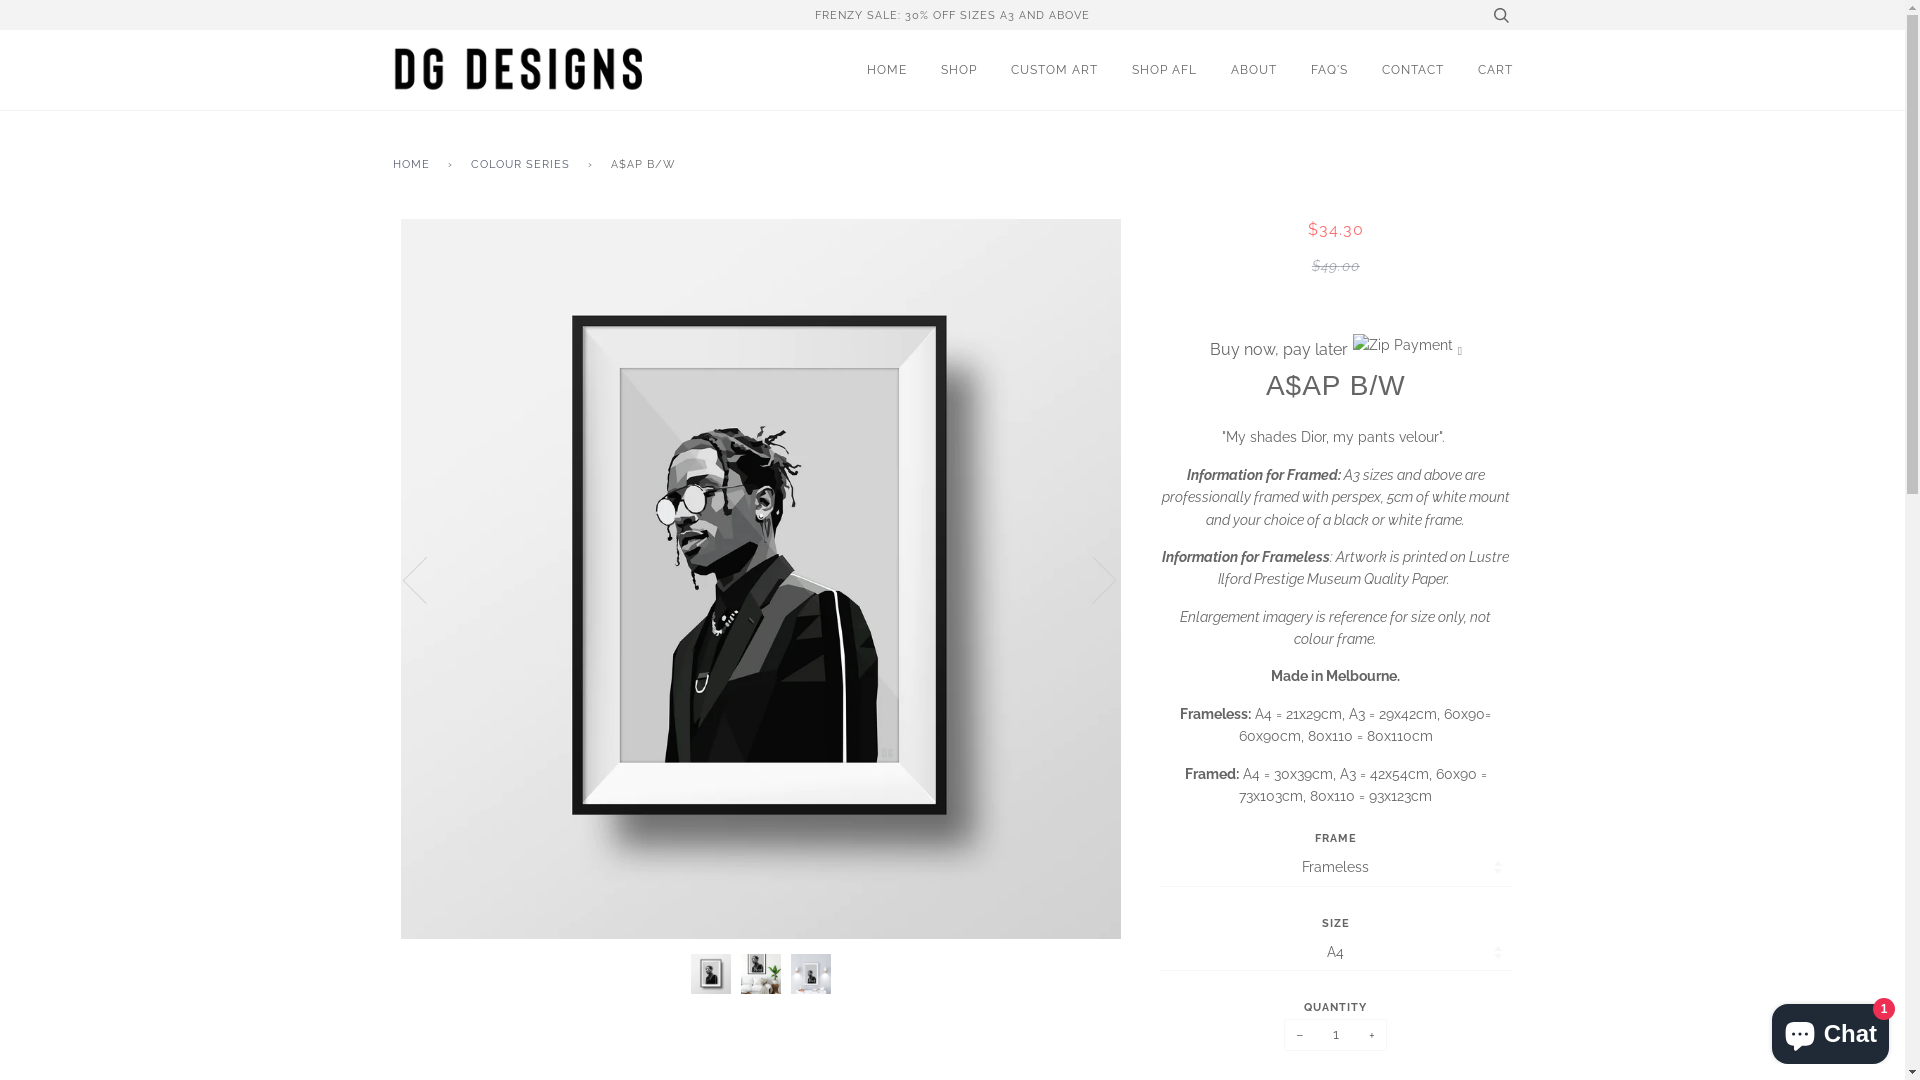 Image resolution: width=1920 pixels, height=1080 pixels. Describe the element at coordinates (1766, 1029) in the screenshot. I see `'Shopify online store chat'` at that location.